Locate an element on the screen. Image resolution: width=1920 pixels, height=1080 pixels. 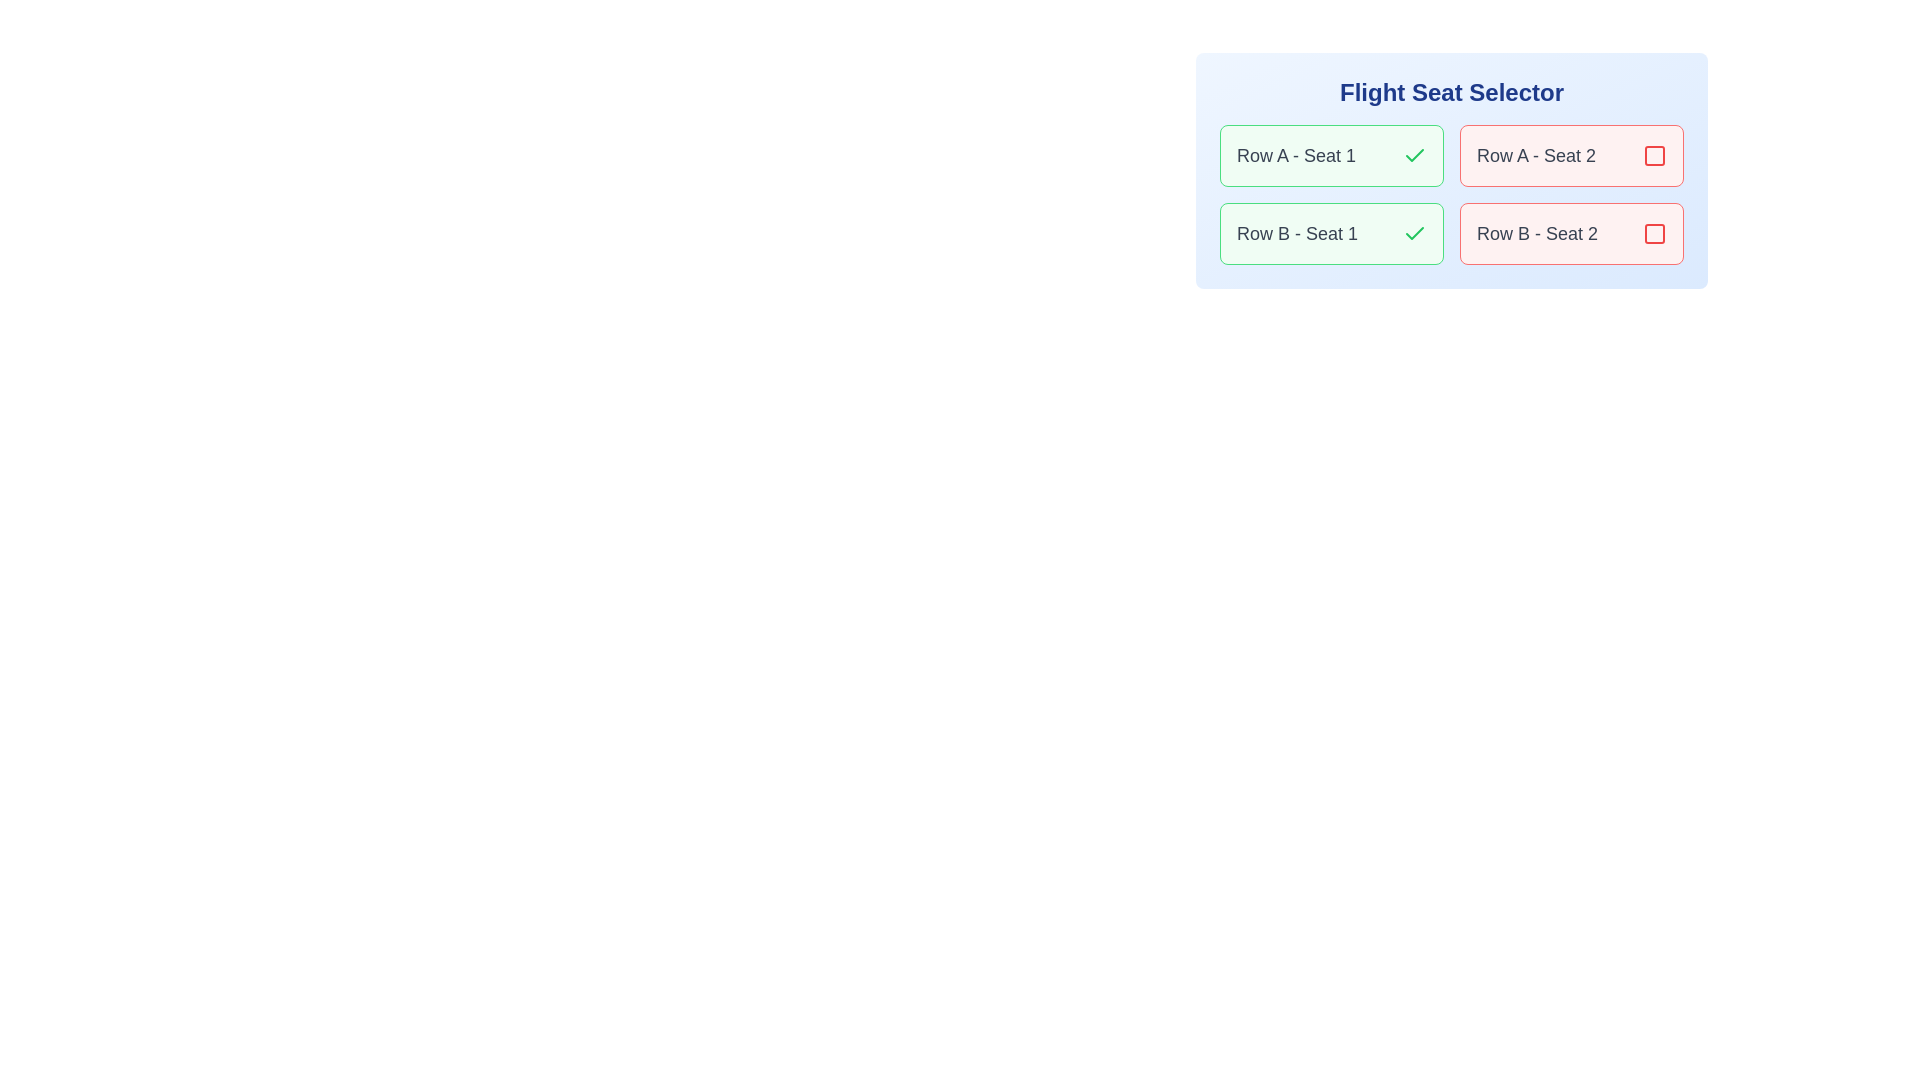
the small square button with a red stroke located in the panel labeled 'Row B - Seat 2' is located at coordinates (1655, 233).